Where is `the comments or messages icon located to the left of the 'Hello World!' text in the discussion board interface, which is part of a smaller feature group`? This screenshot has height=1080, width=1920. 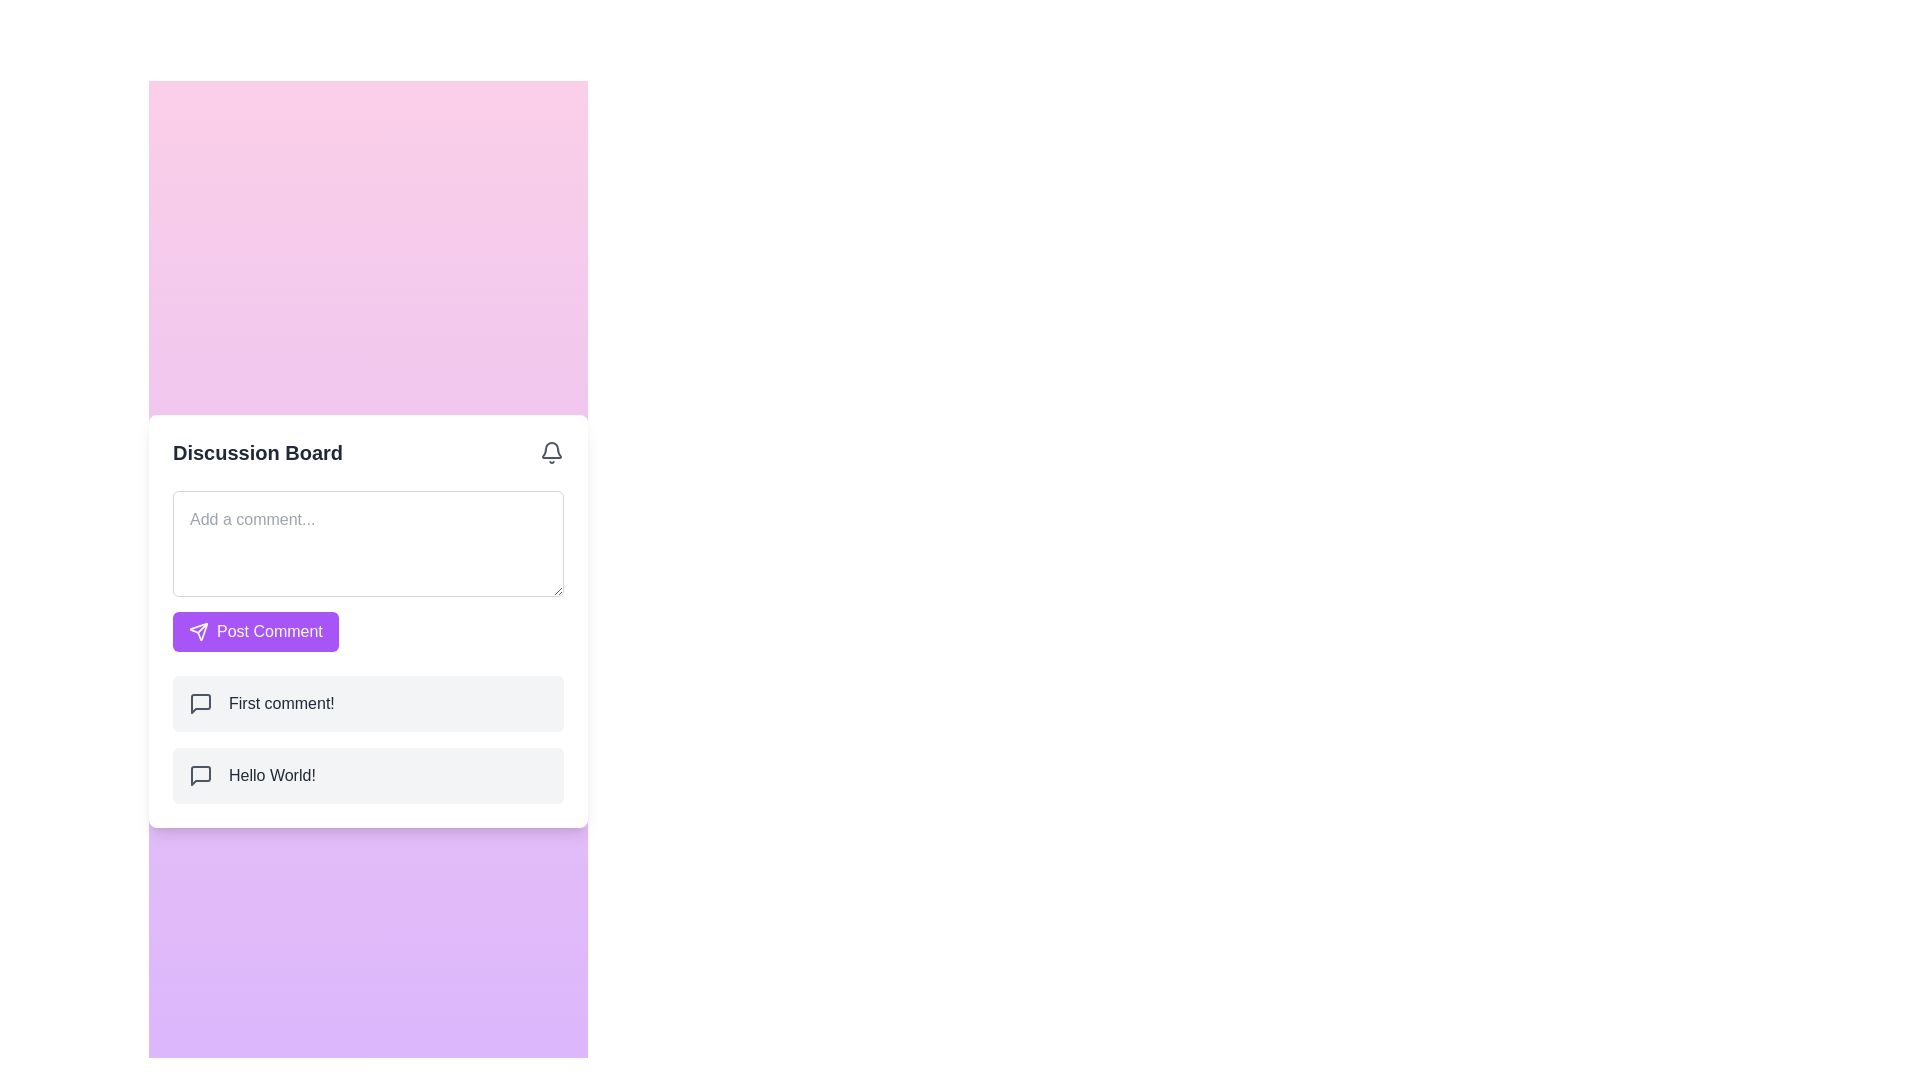 the comments or messages icon located to the left of the 'Hello World!' text in the discussion board interface, which is part of a smaller feature group is located at coordinates (201, 774).